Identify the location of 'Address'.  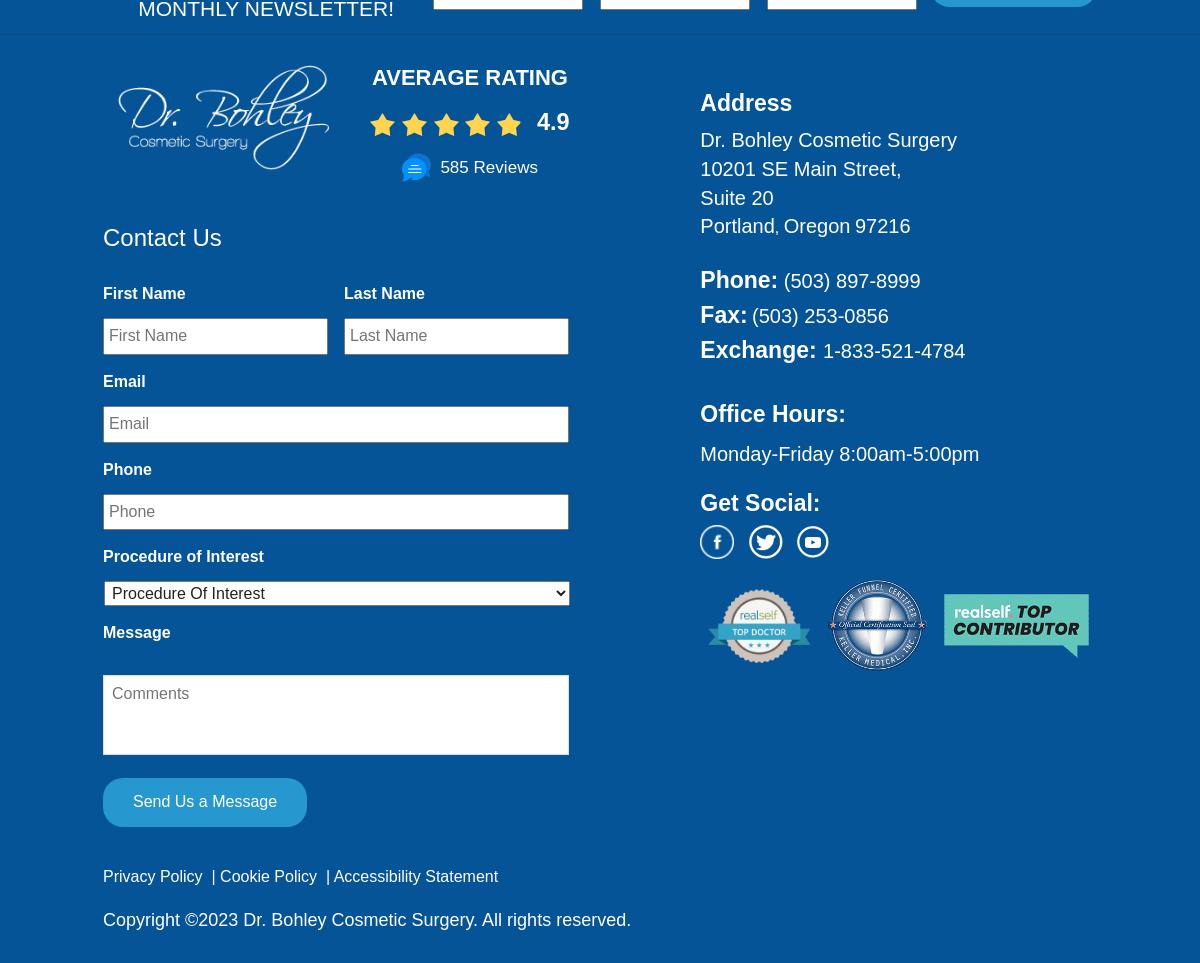
(699, 102).